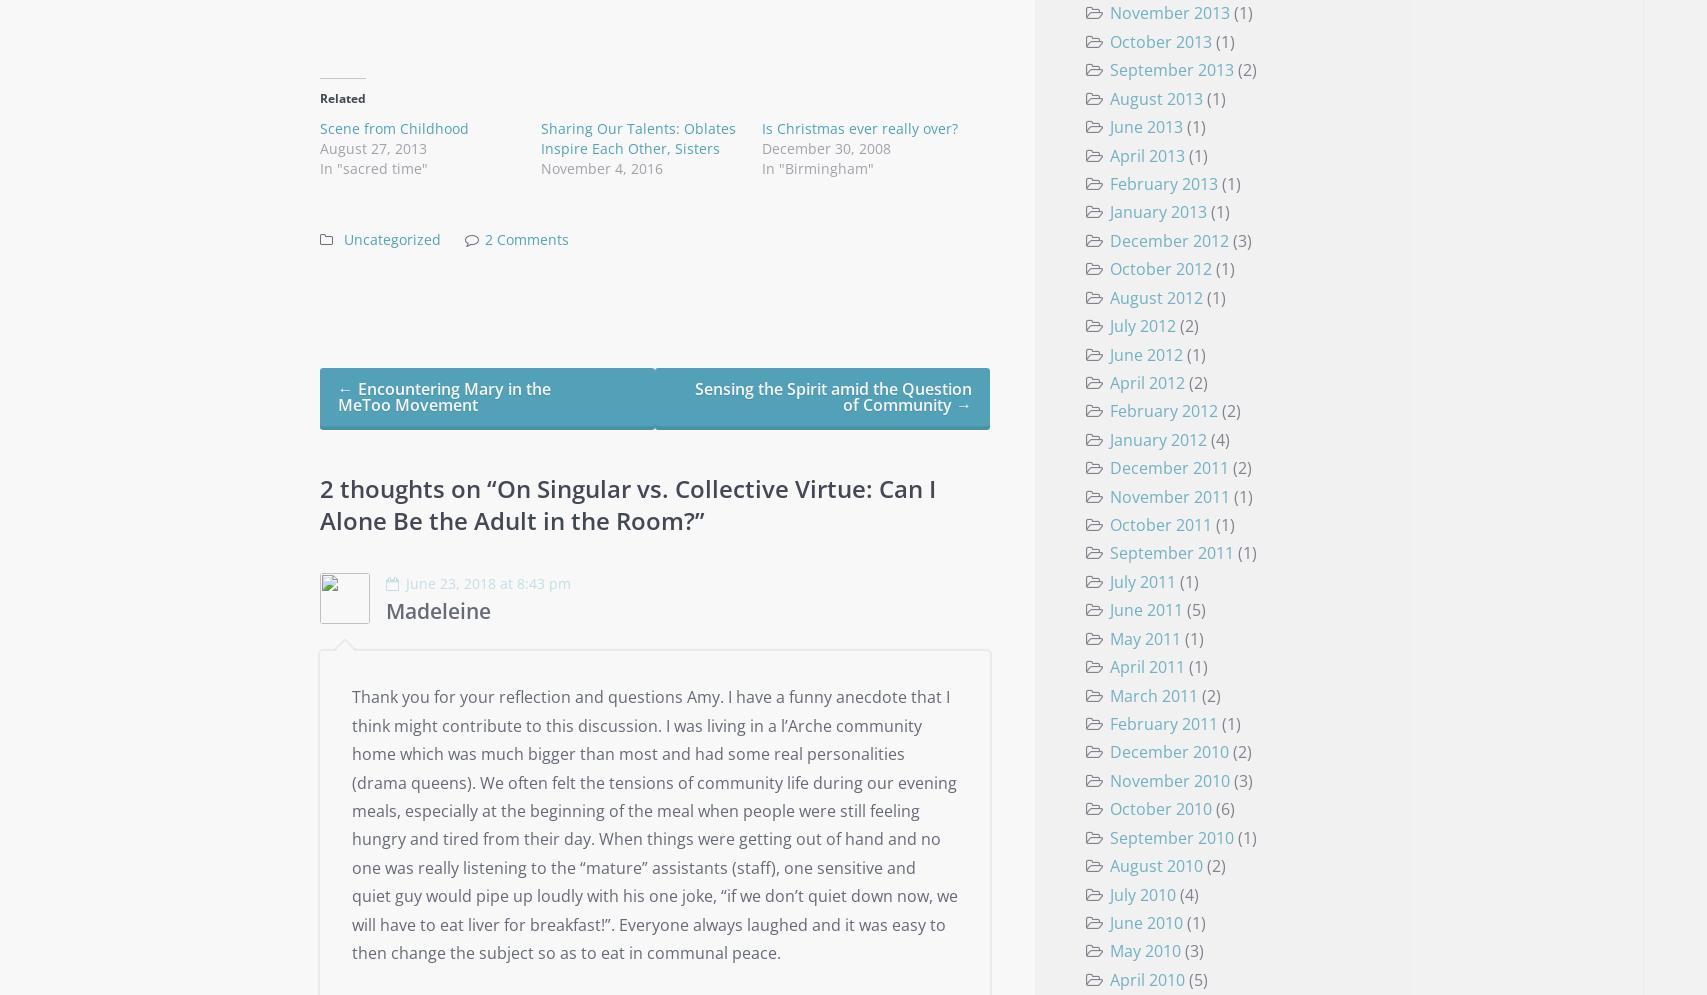  Describe the element at coordinates (1145, 977) in the screenshot. I see `'April 2010'` at that location.